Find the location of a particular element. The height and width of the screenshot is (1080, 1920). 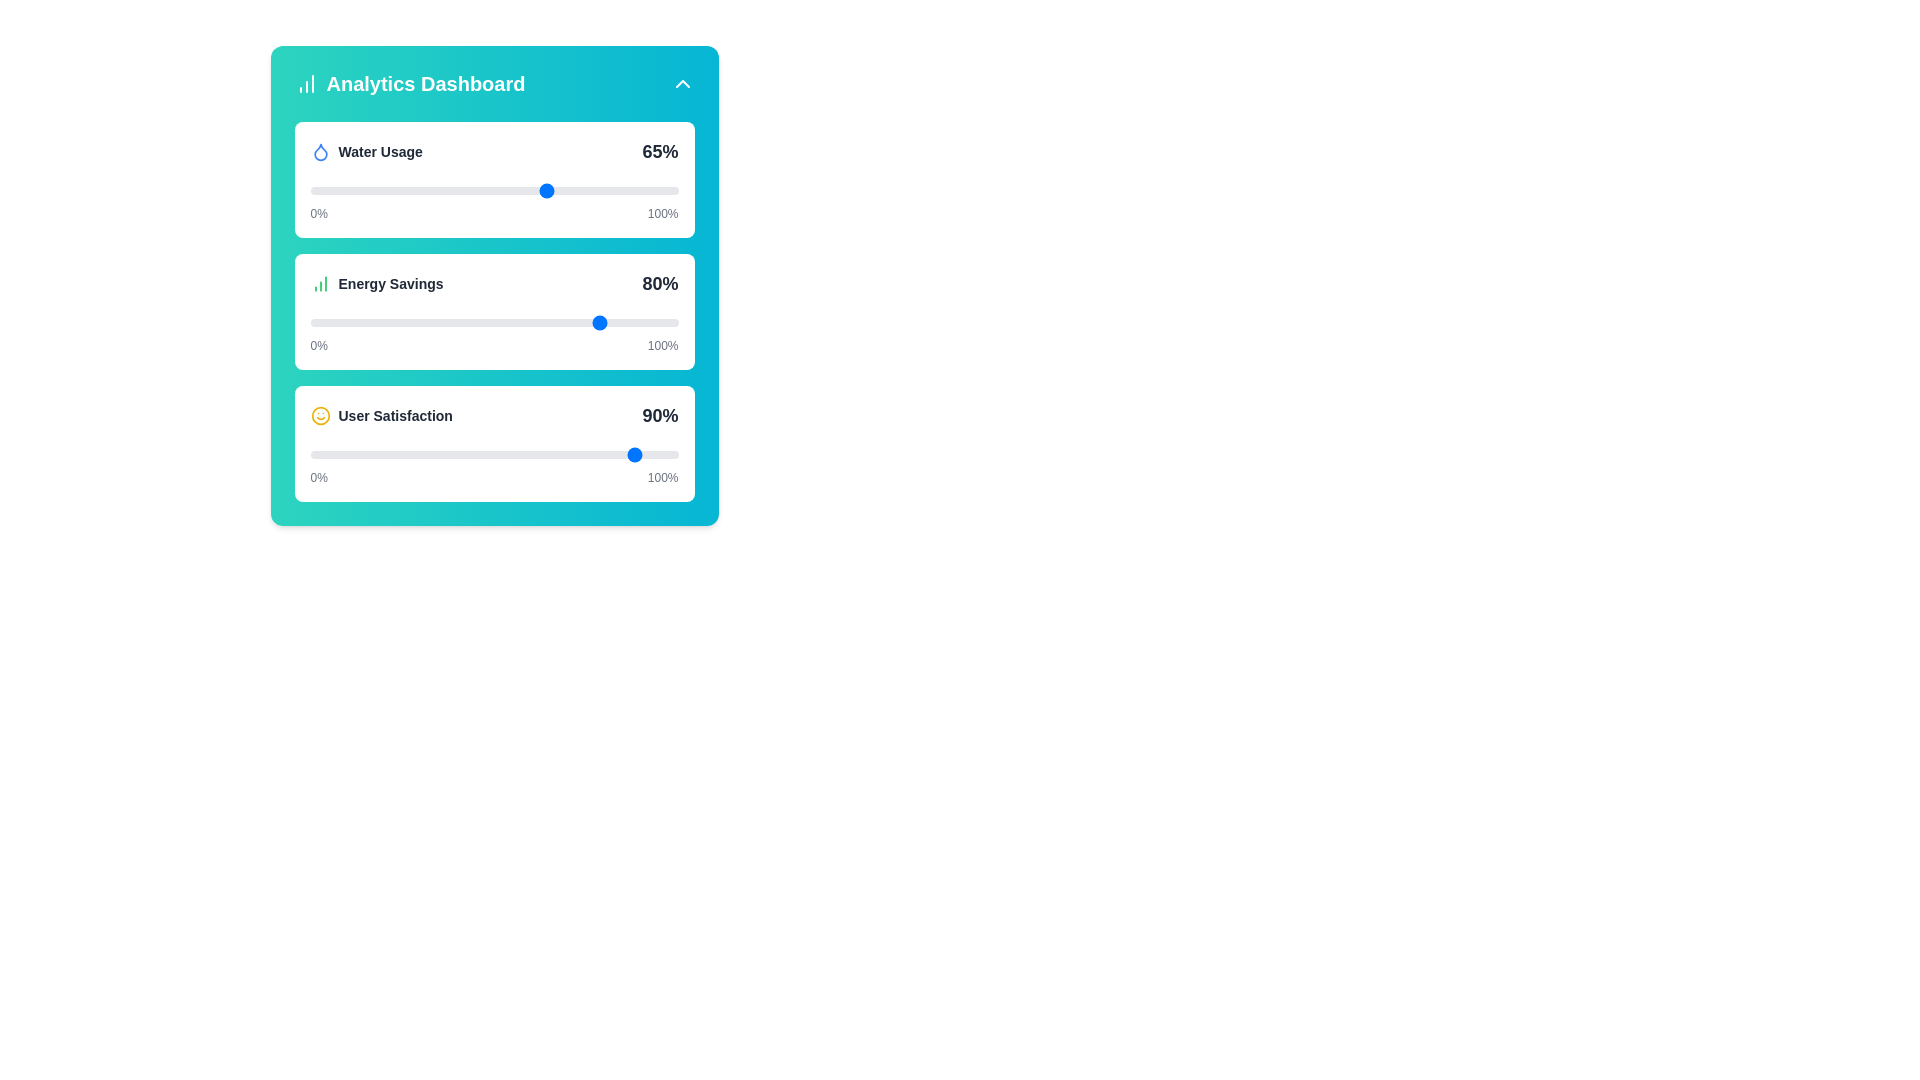

energy savings is located at coordinates (509, 322).